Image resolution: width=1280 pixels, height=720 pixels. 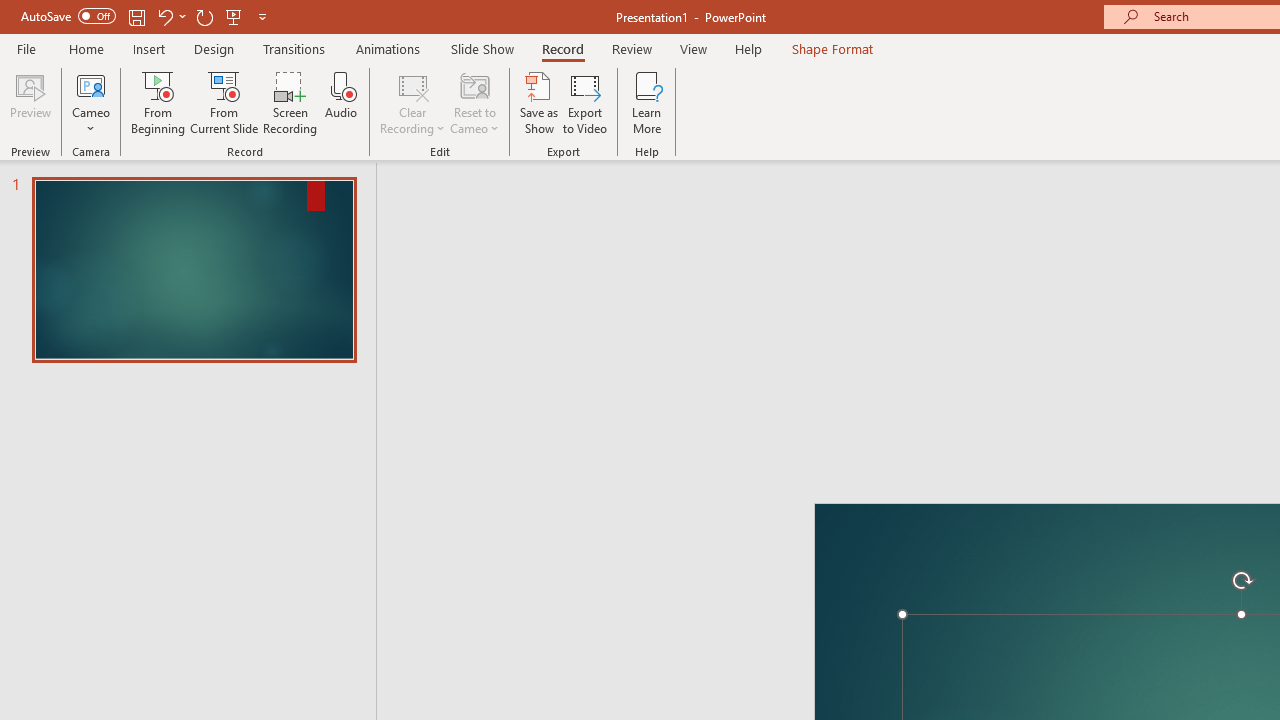 What do you see at coordinates (68, 16) in the screenshot?
I see `'AutoSave'` at bounding box center [68, 16].